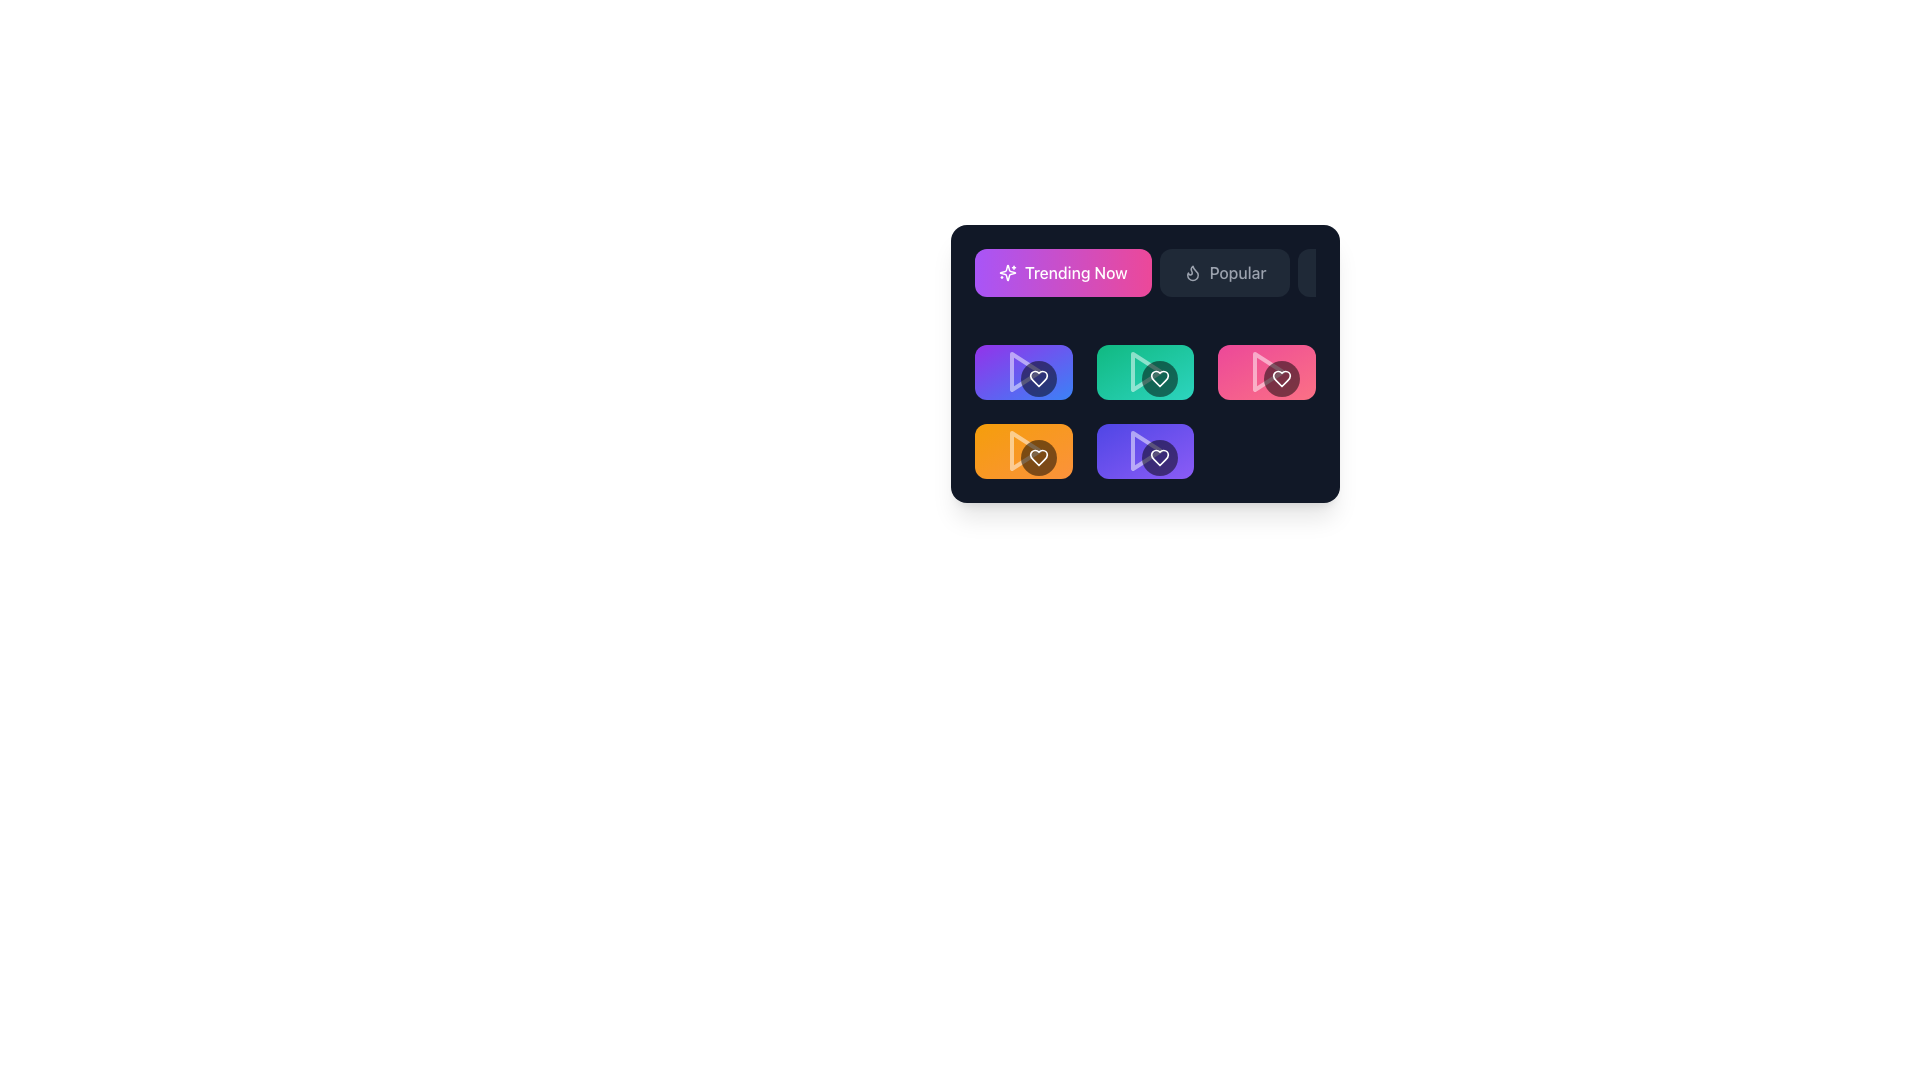 The width and height of the screenshot is (1920, 1080). Describe the element at coordinates (1023, 363) in the screenshot. I see `the Interactive media button, which features a heart icon within a circular button and is located at the top-left of a grid under 'Trending Now'` at that location.